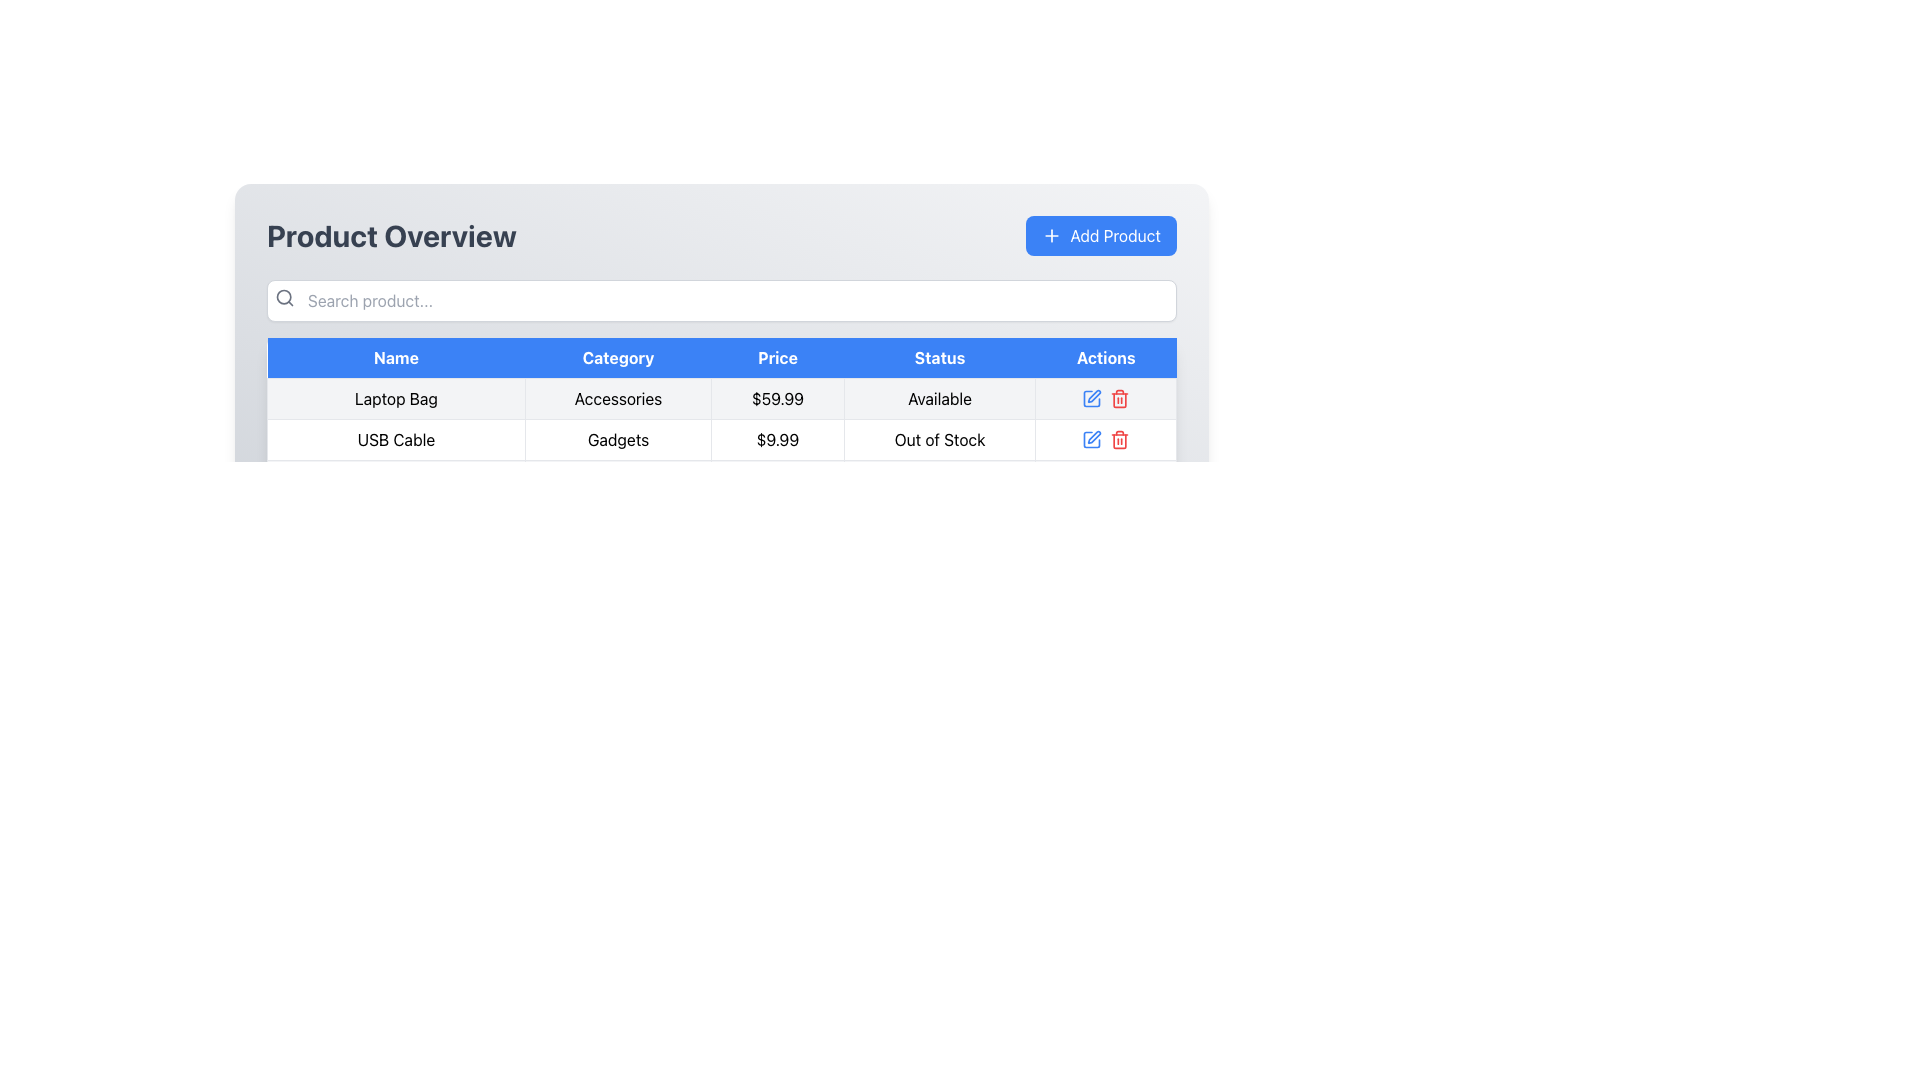  What do you see at coordinates (1091, 398) in the screenshot?
I see `the blue pencil icon in the 'Actions' column of the second row` at bounding box center [1091, 398].